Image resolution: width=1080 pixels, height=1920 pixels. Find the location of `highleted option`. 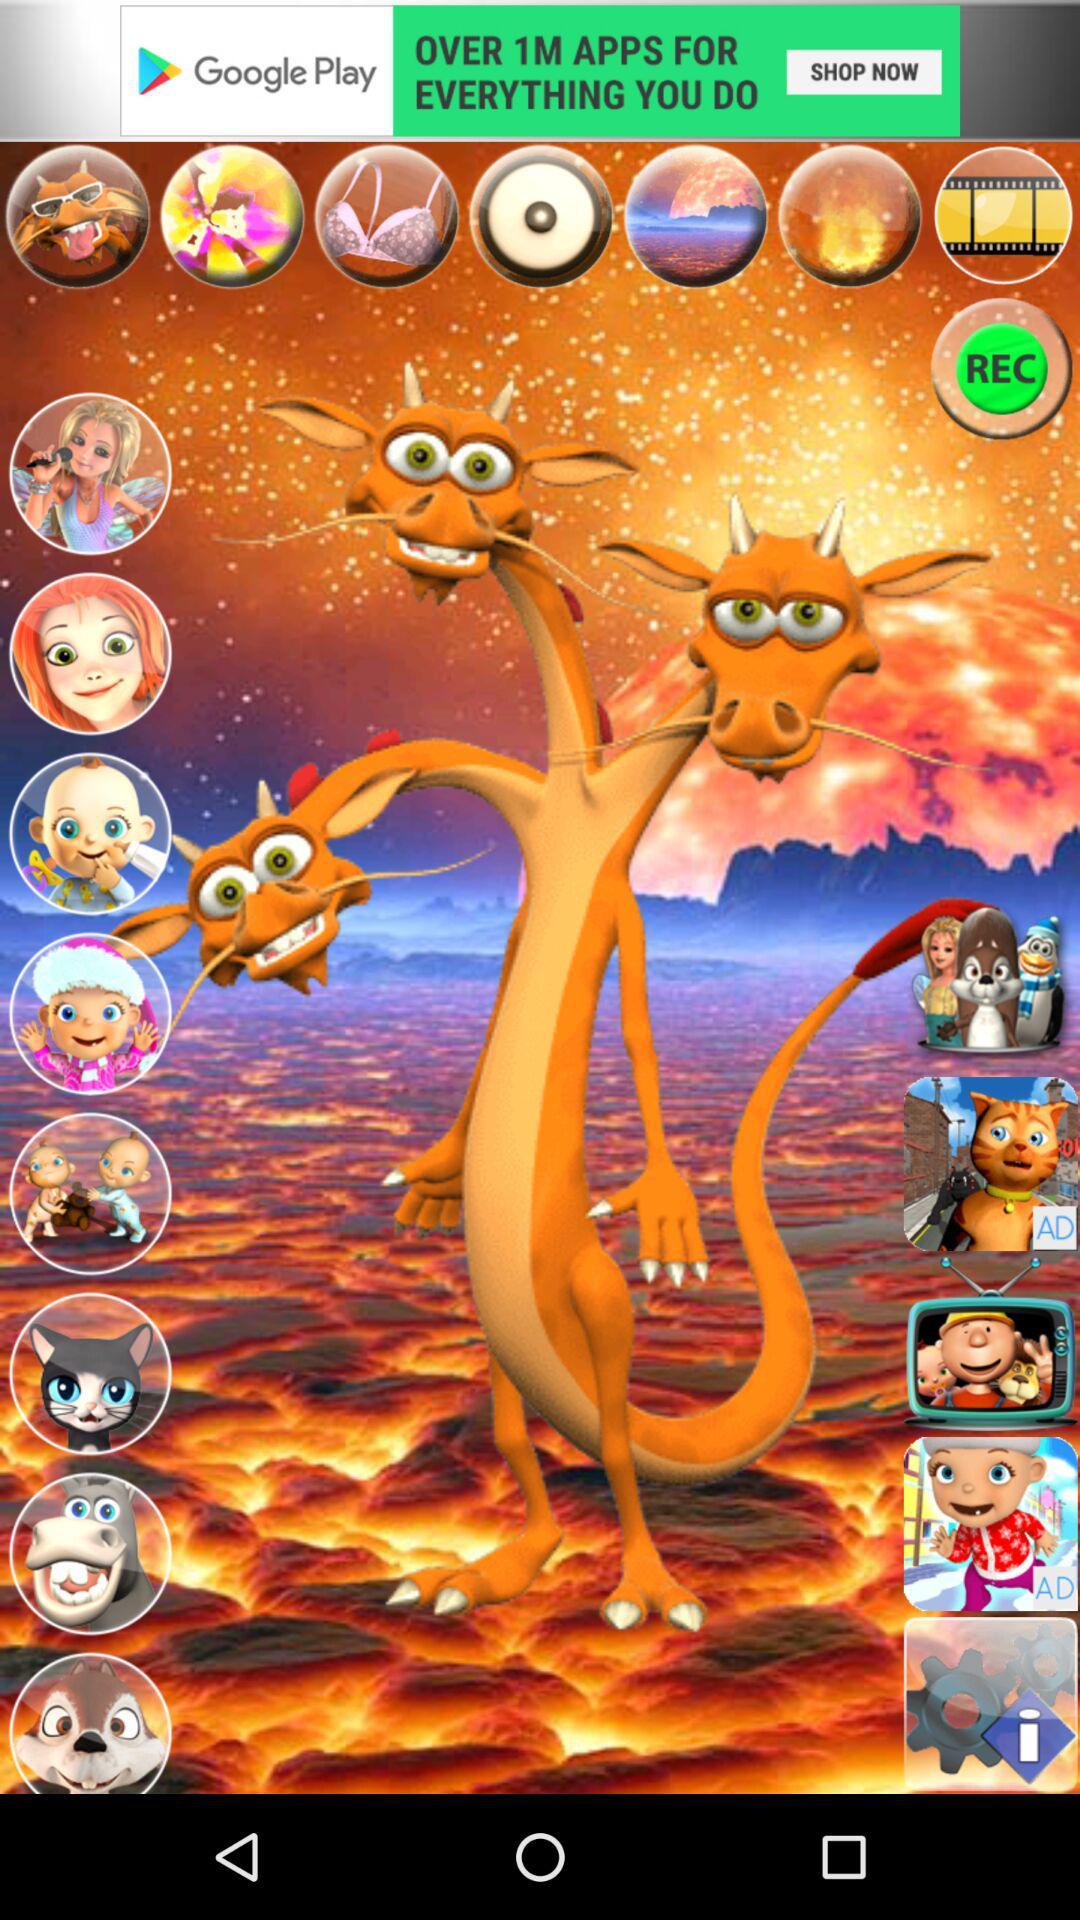

highleted option is located at coordinates (540, 216).